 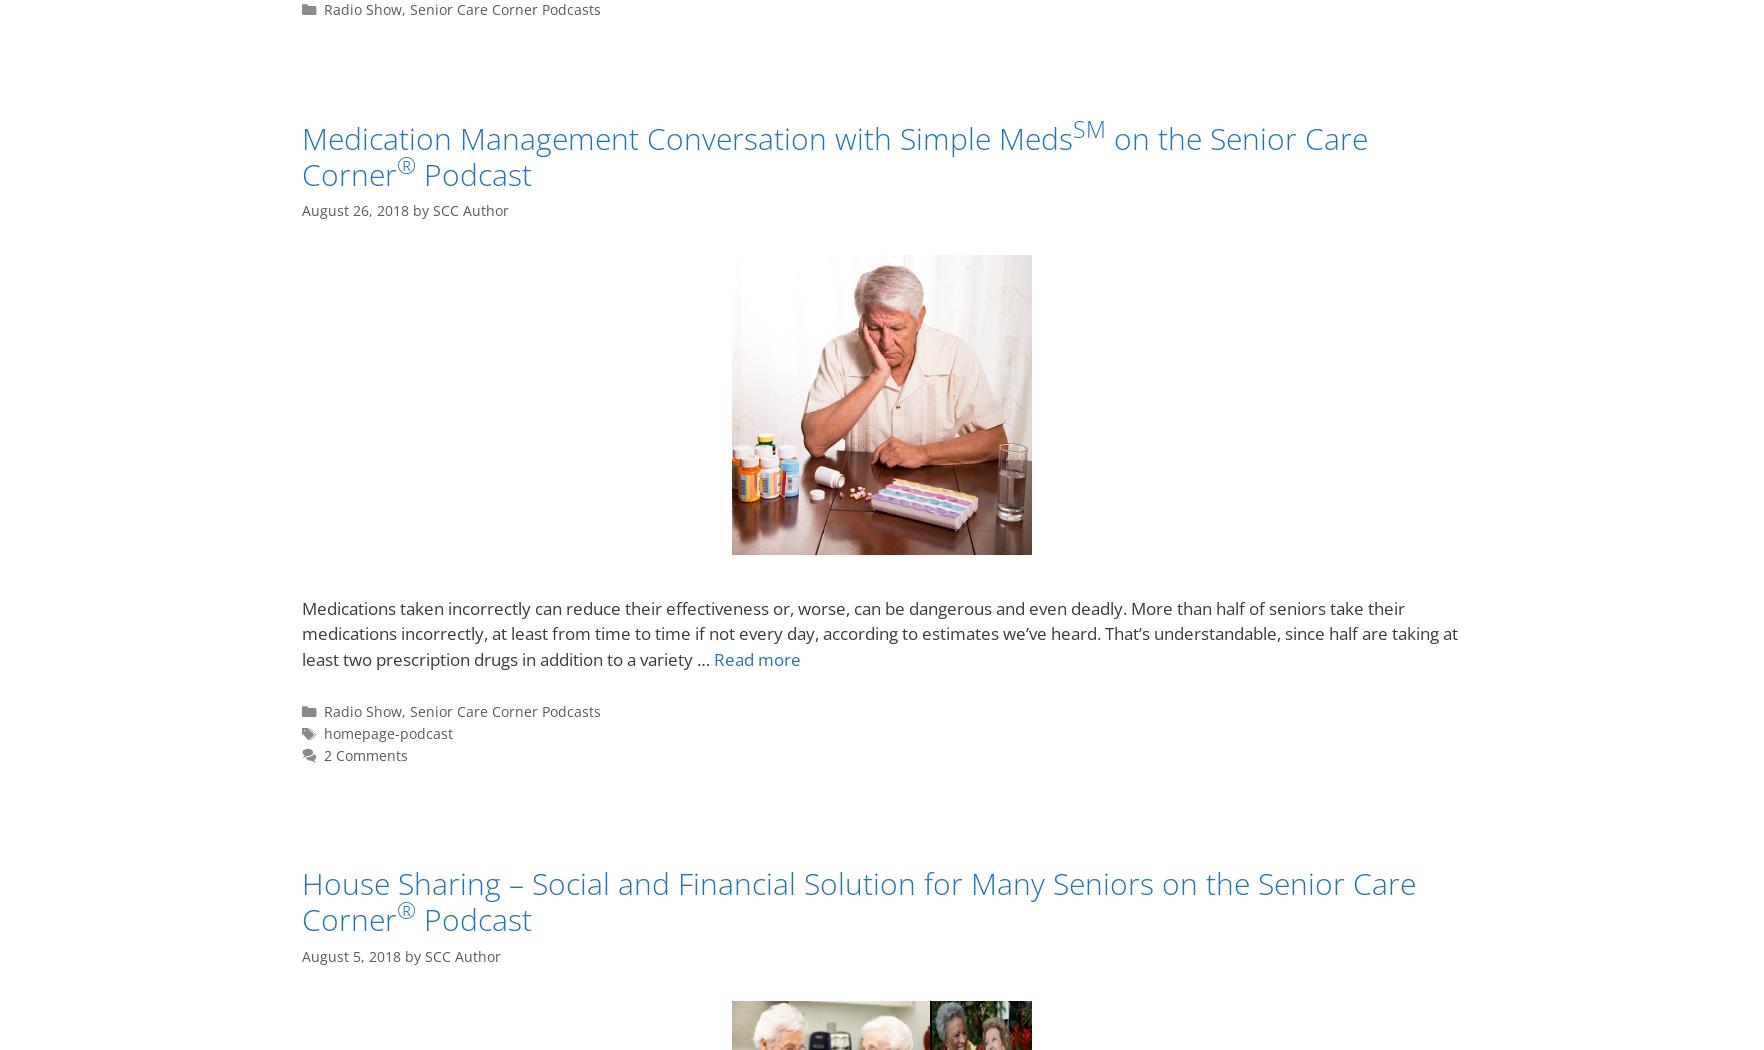 I want to click on 'homepage-podcast', so click(x=387, y=732).